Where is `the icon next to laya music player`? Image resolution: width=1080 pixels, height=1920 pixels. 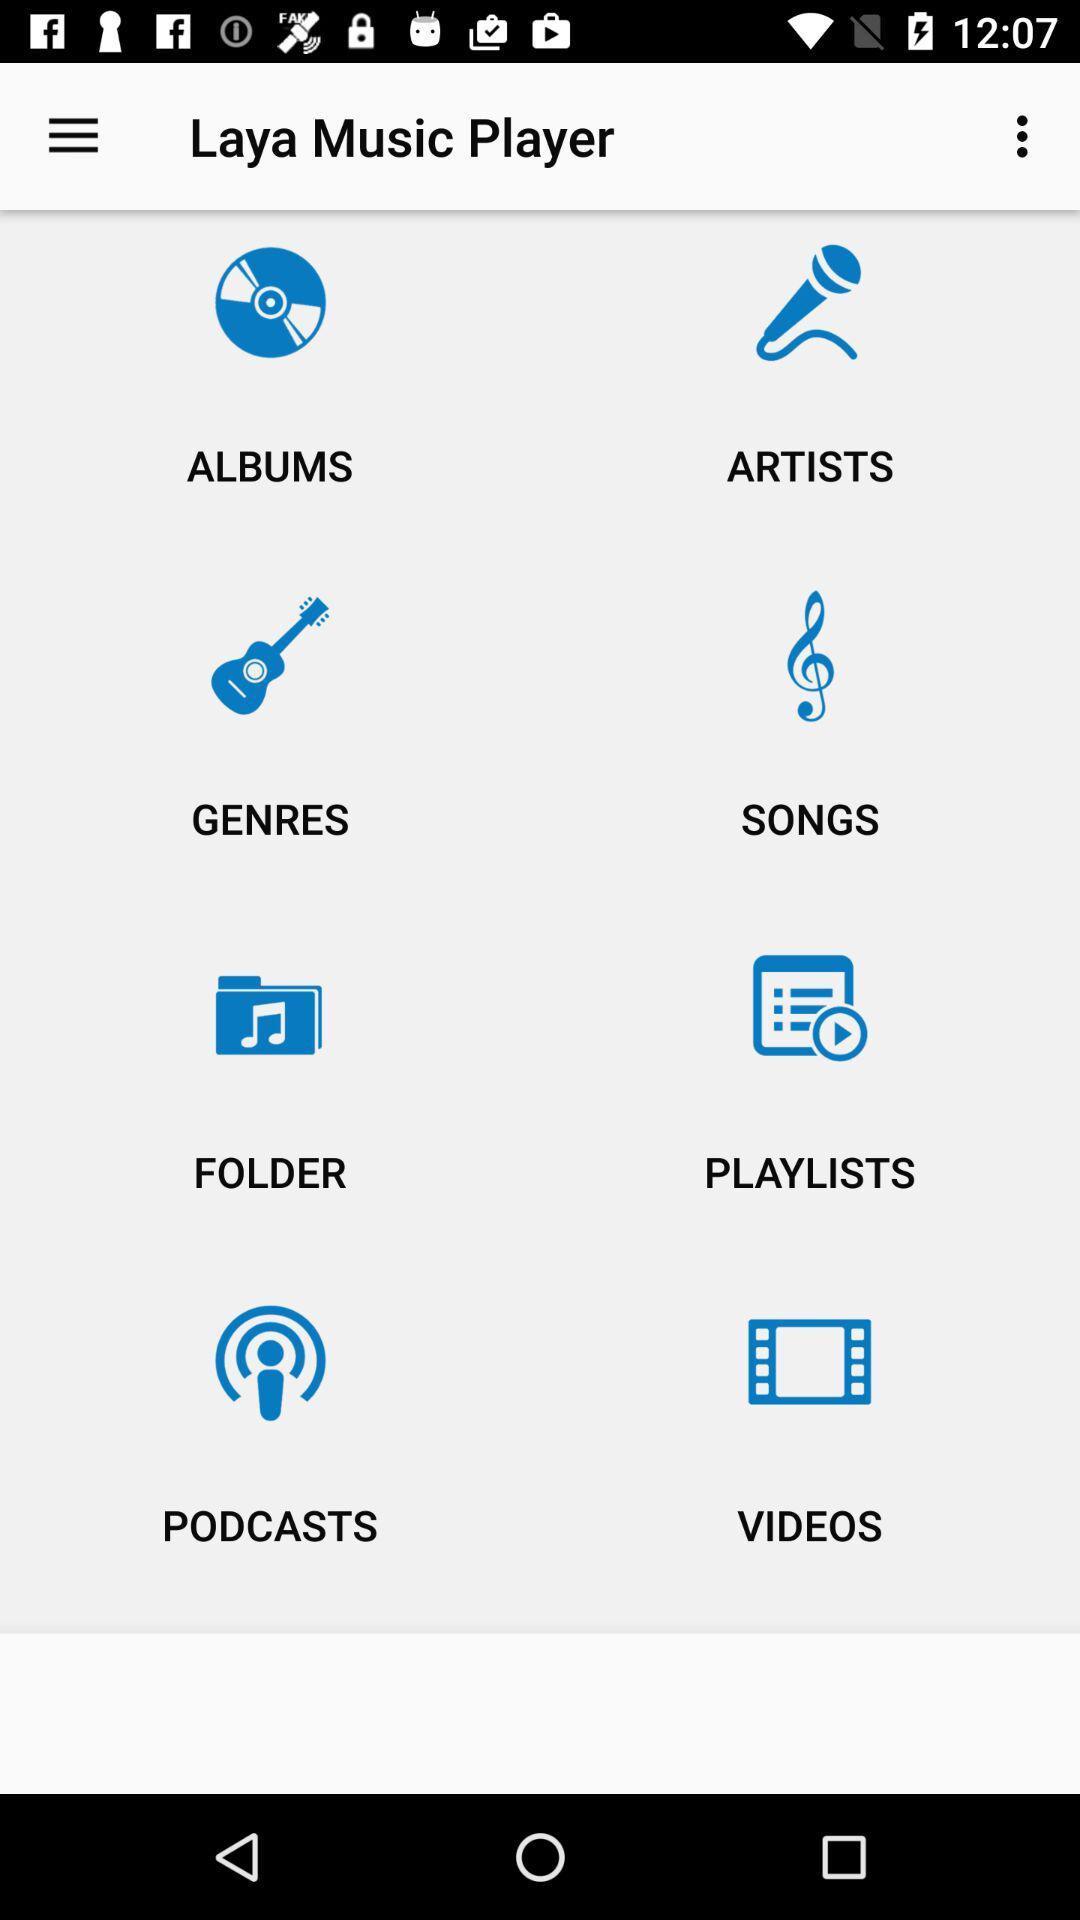 the icon next to laya music player is located at coordinates (72, 135).